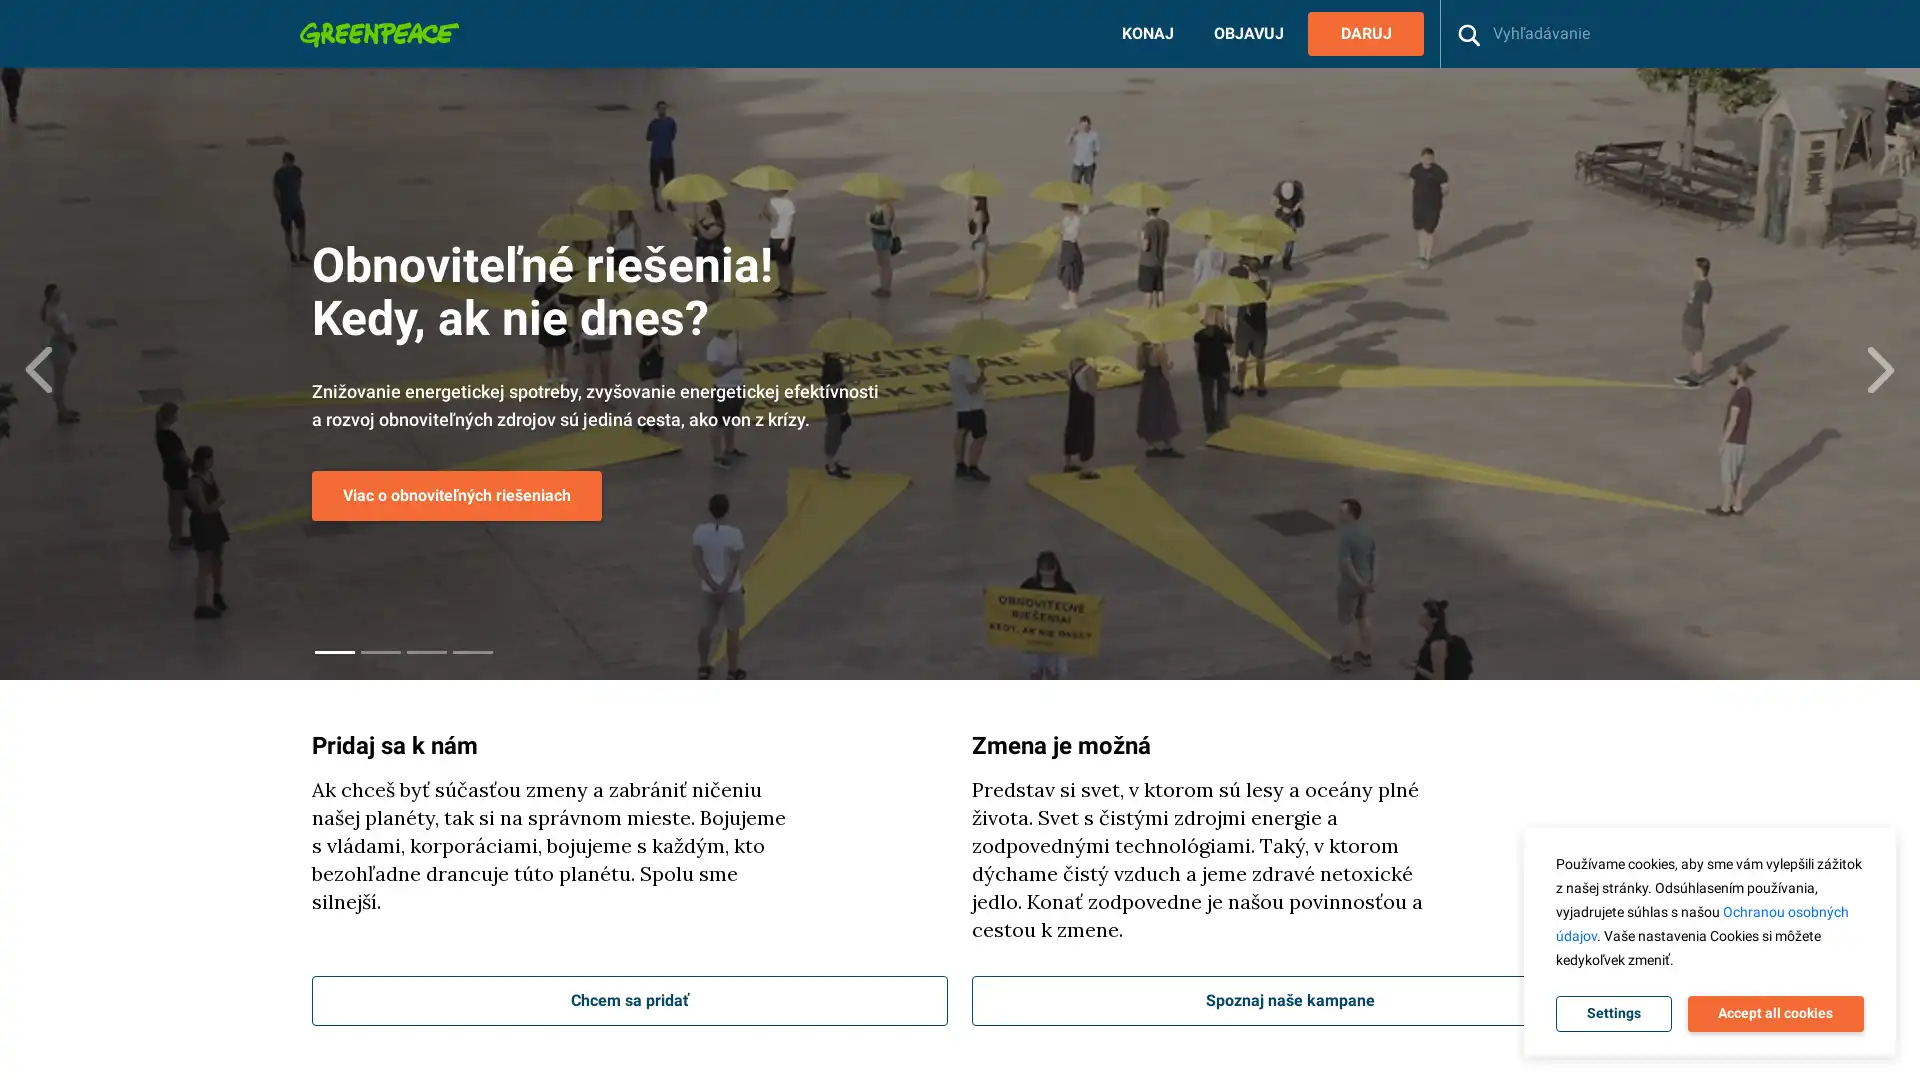 This screenshot has height=1080, width=1920. I want to click on Settings, so click(1613, 1014).